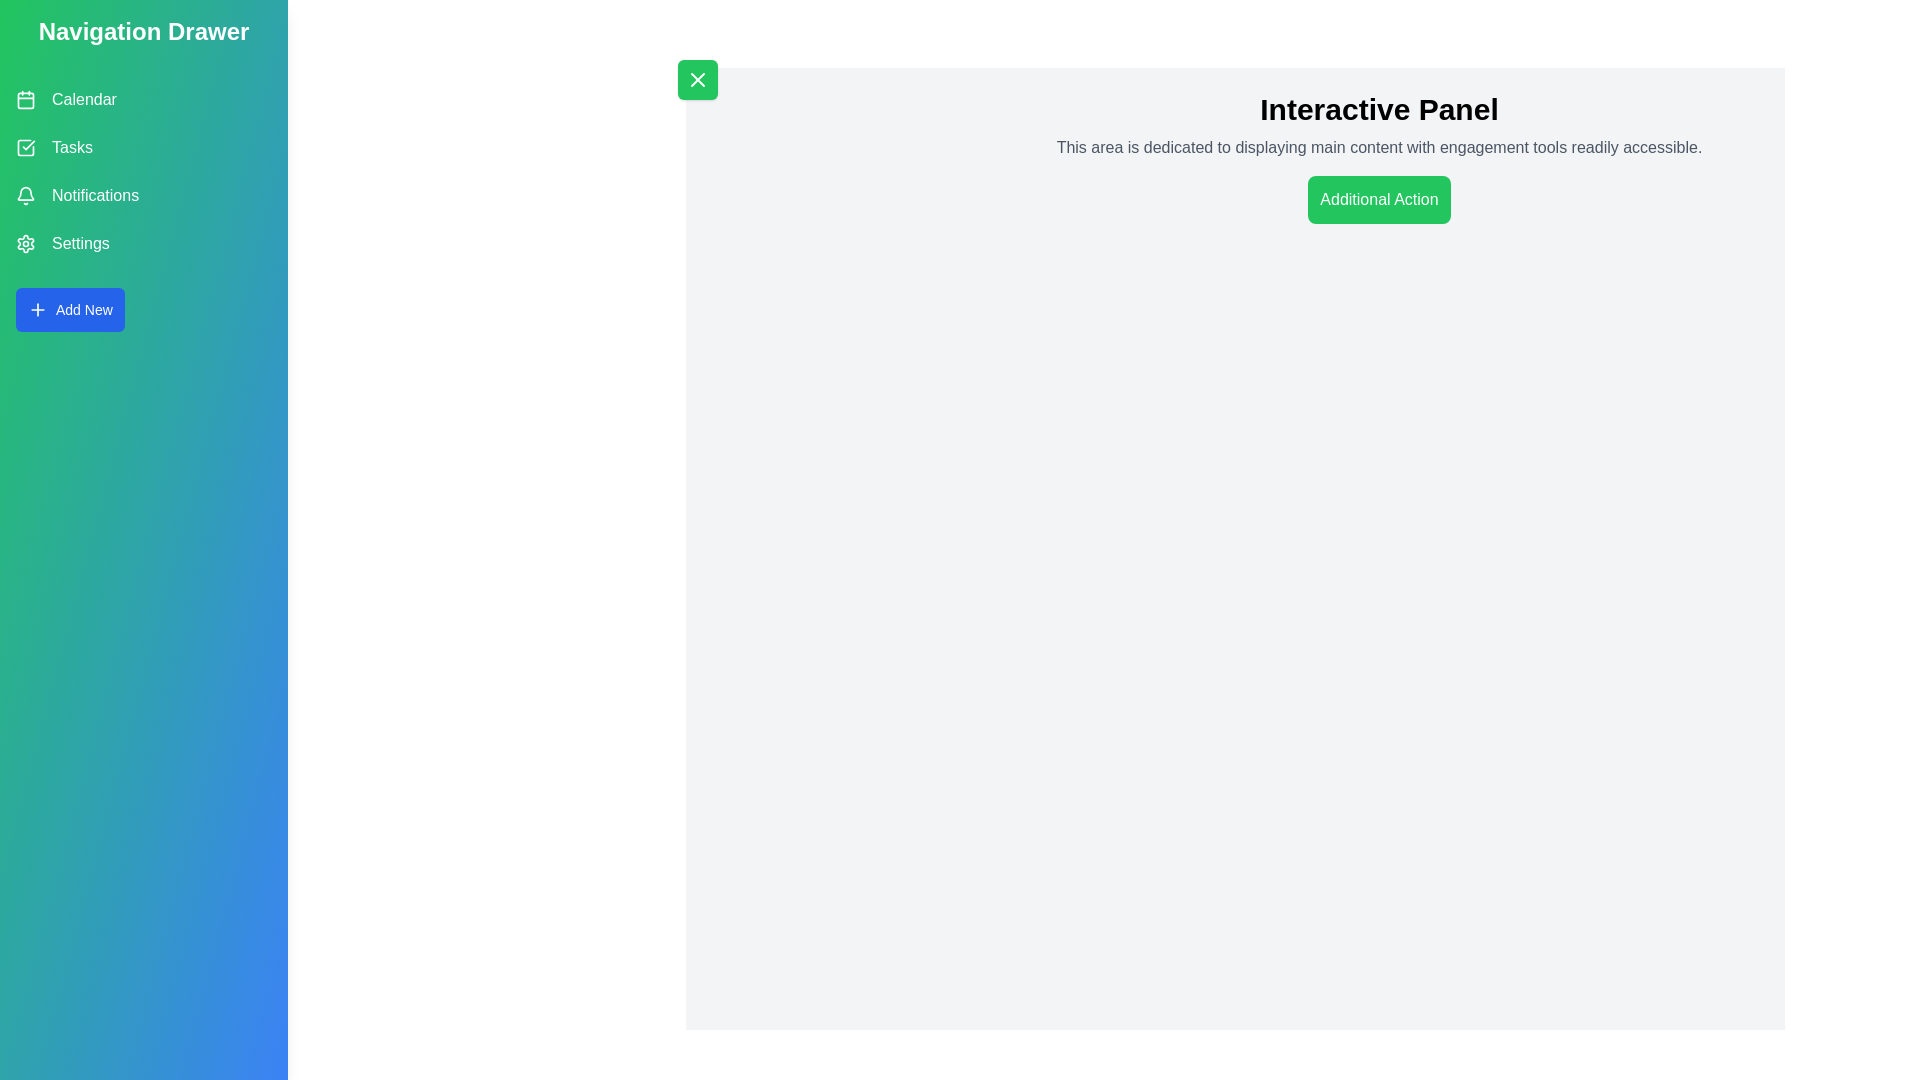 This screenshot has width=1920, height=1080. What do you see at coordinates (697, 79) in the screenshot?
I see `the Close Icon located in the top-right corner of the interface, which is inside a green circular button` at bounding box center [697, 79].